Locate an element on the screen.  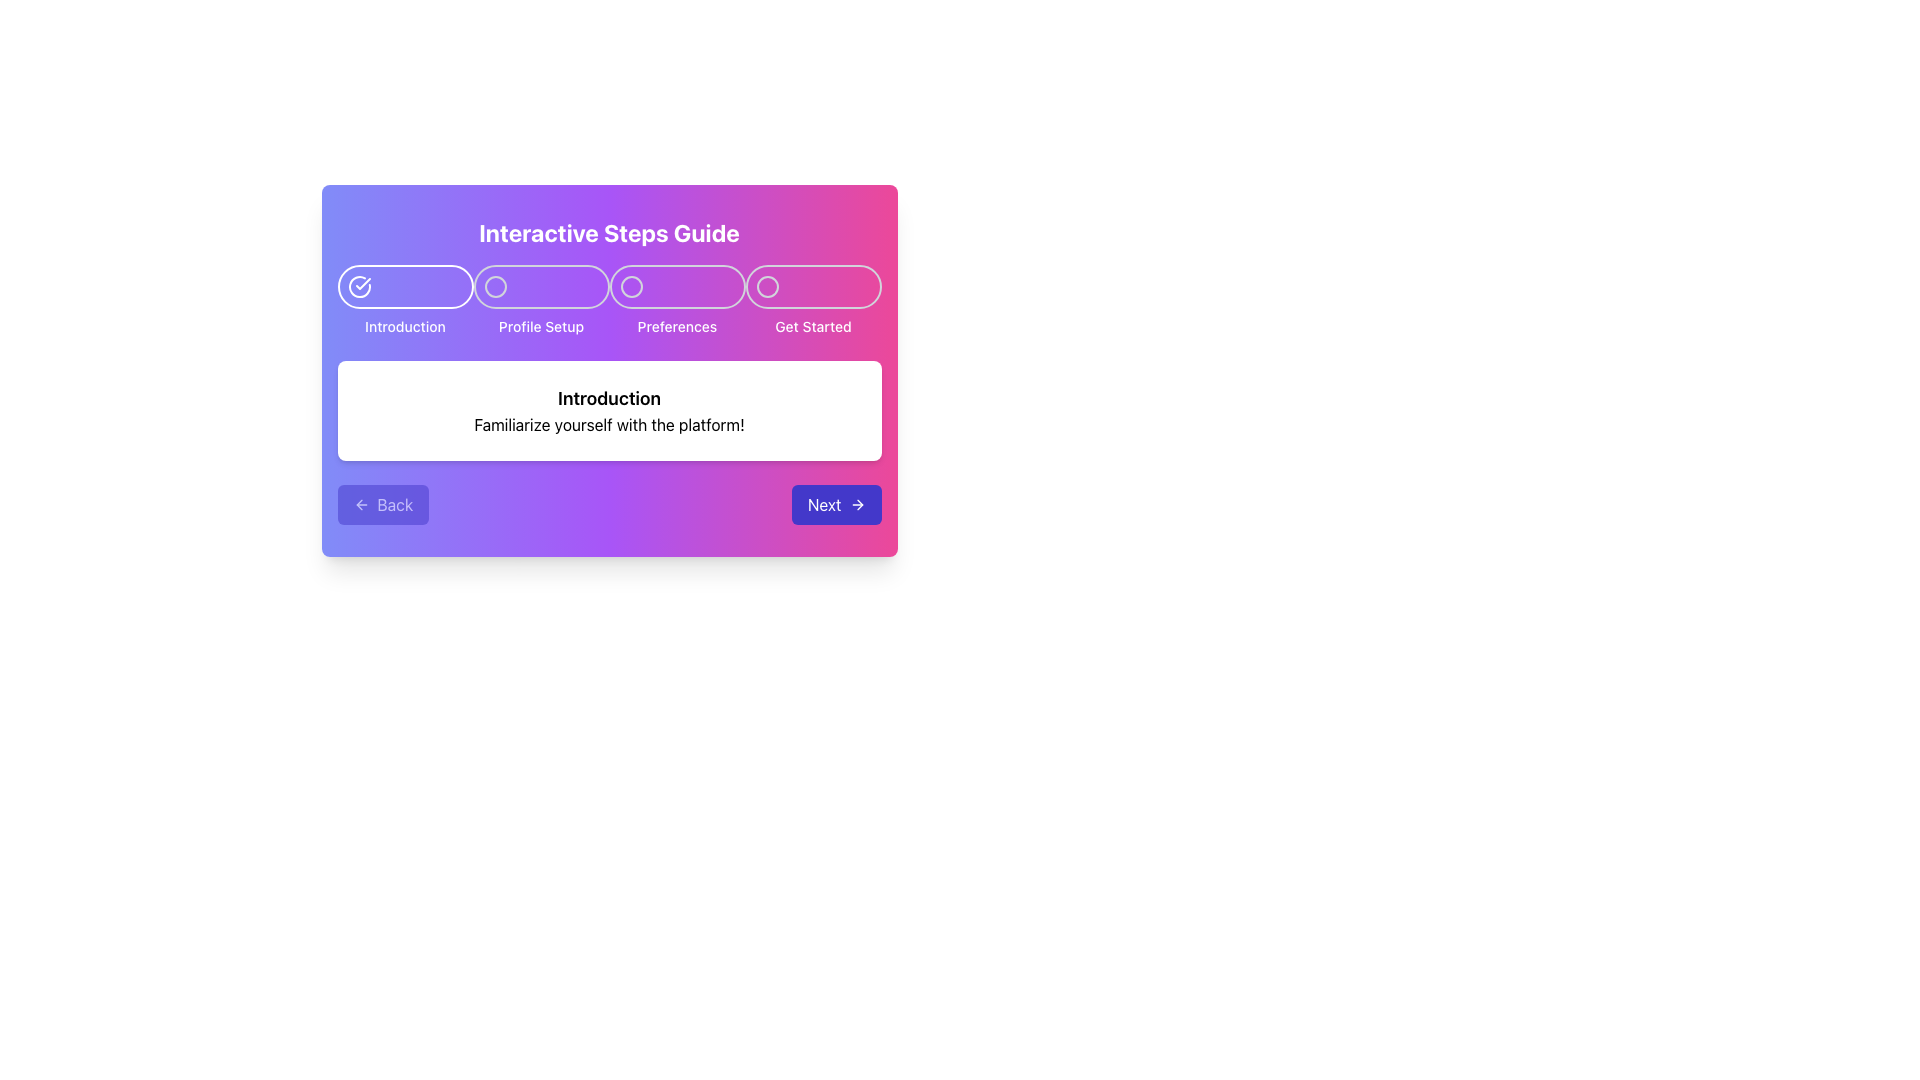
the second circular progress indicator styled with a light border and gray color, which is part of the Interactive Steps Guide is located at coordinates (541, 286).